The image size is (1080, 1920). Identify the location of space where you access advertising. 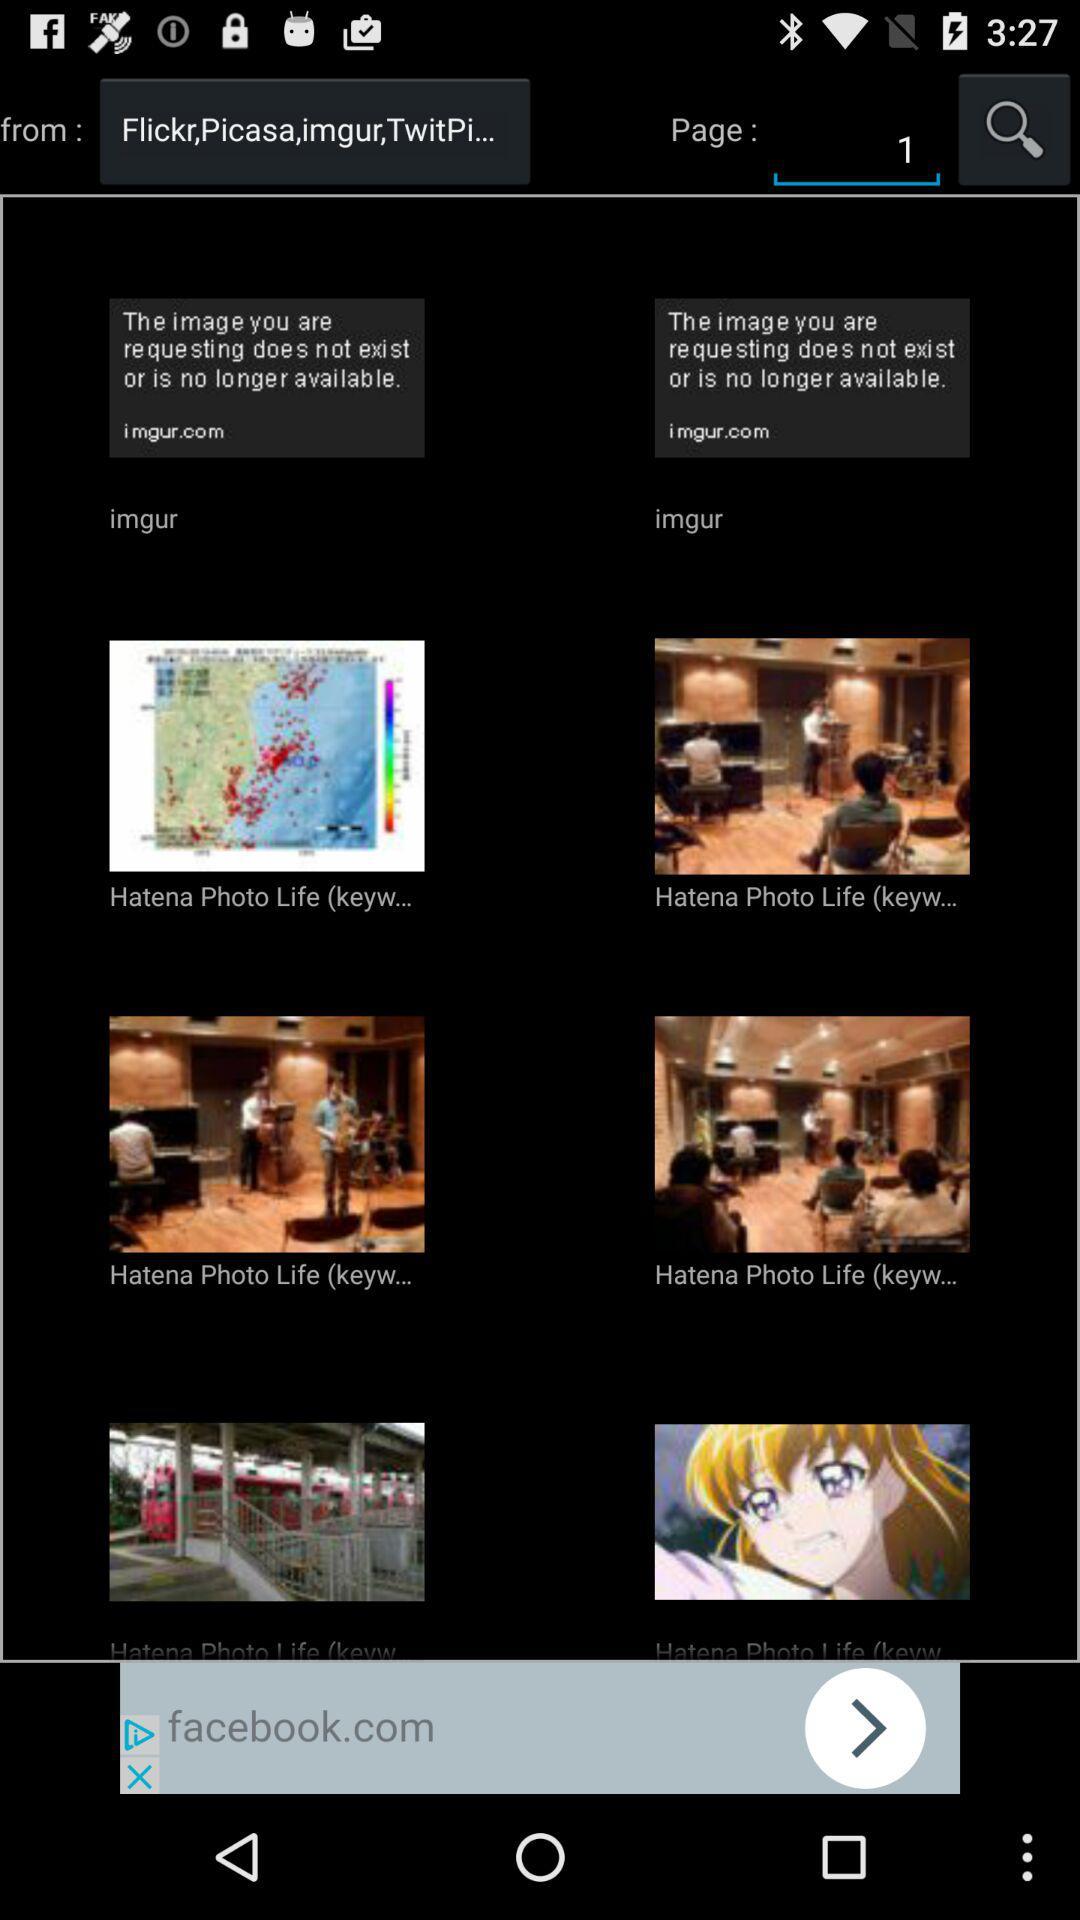
(540, 1727).